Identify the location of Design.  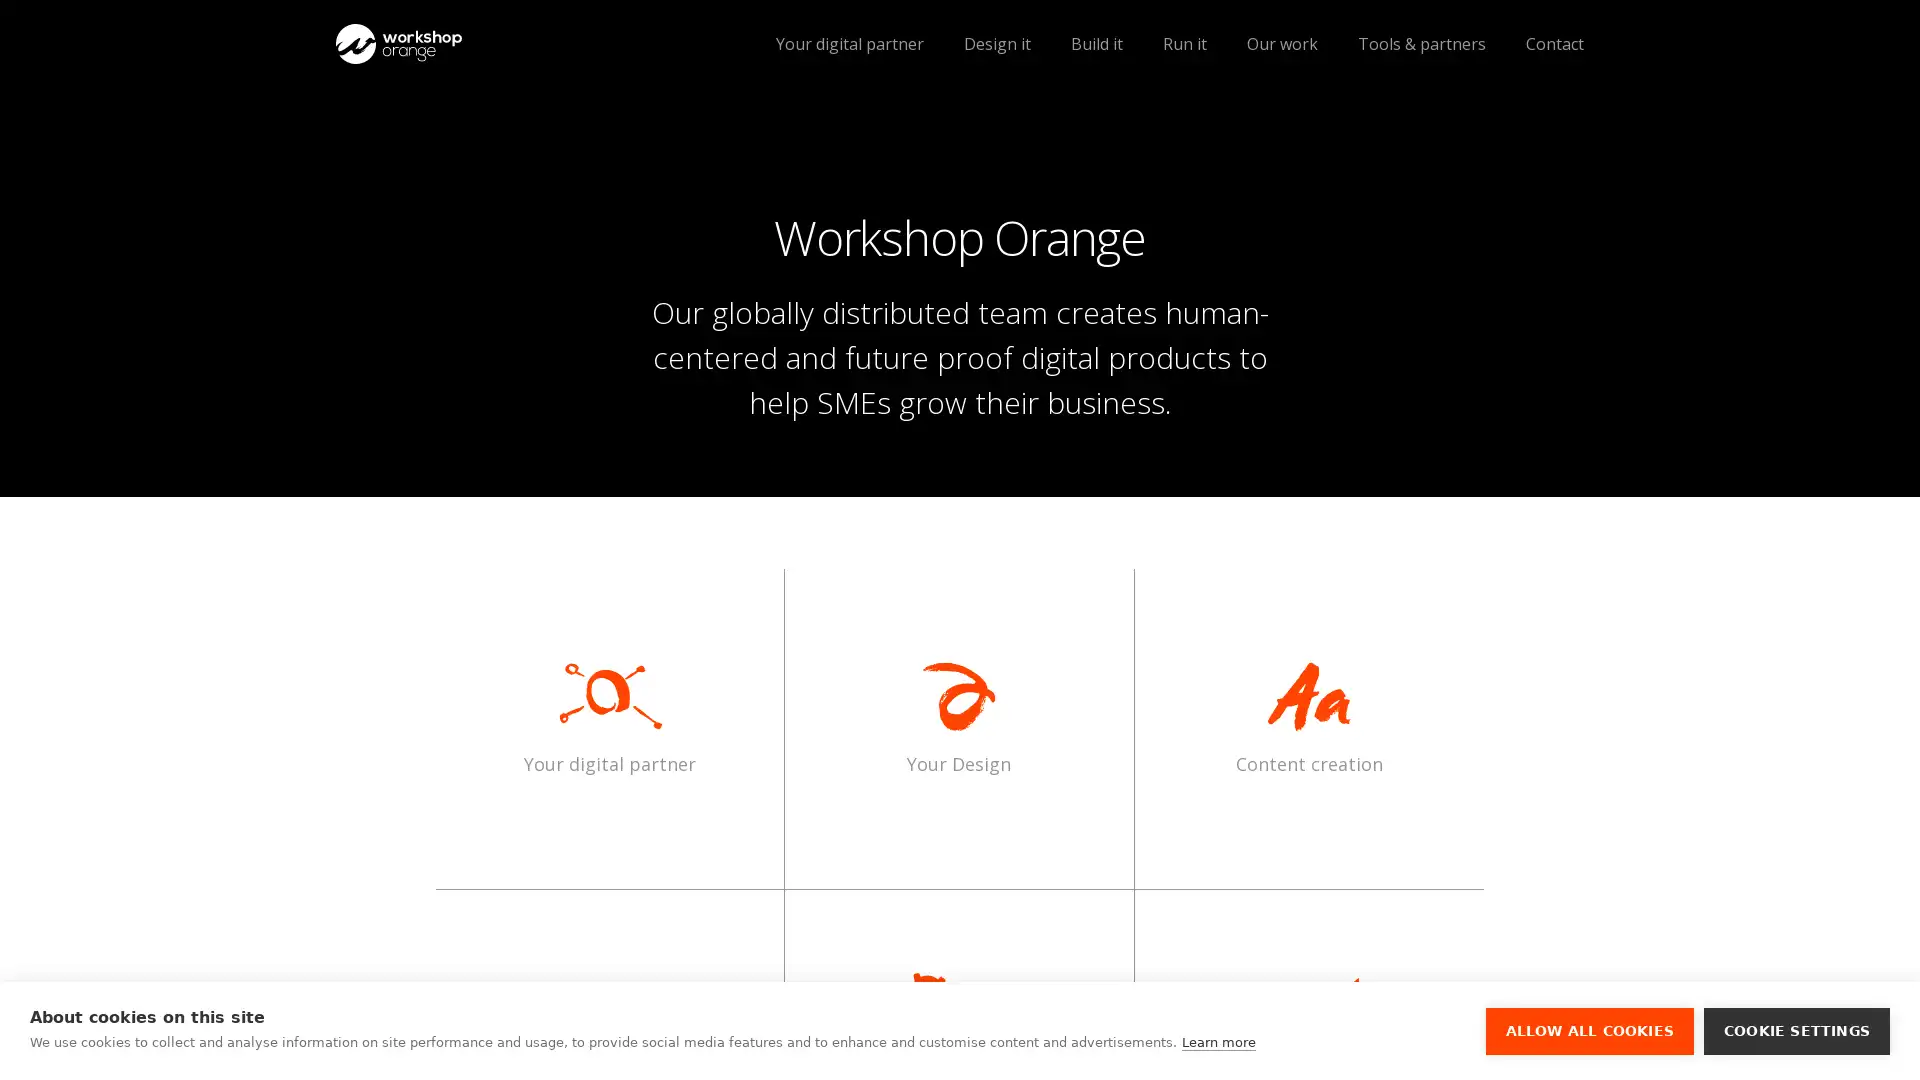
(493, 130).